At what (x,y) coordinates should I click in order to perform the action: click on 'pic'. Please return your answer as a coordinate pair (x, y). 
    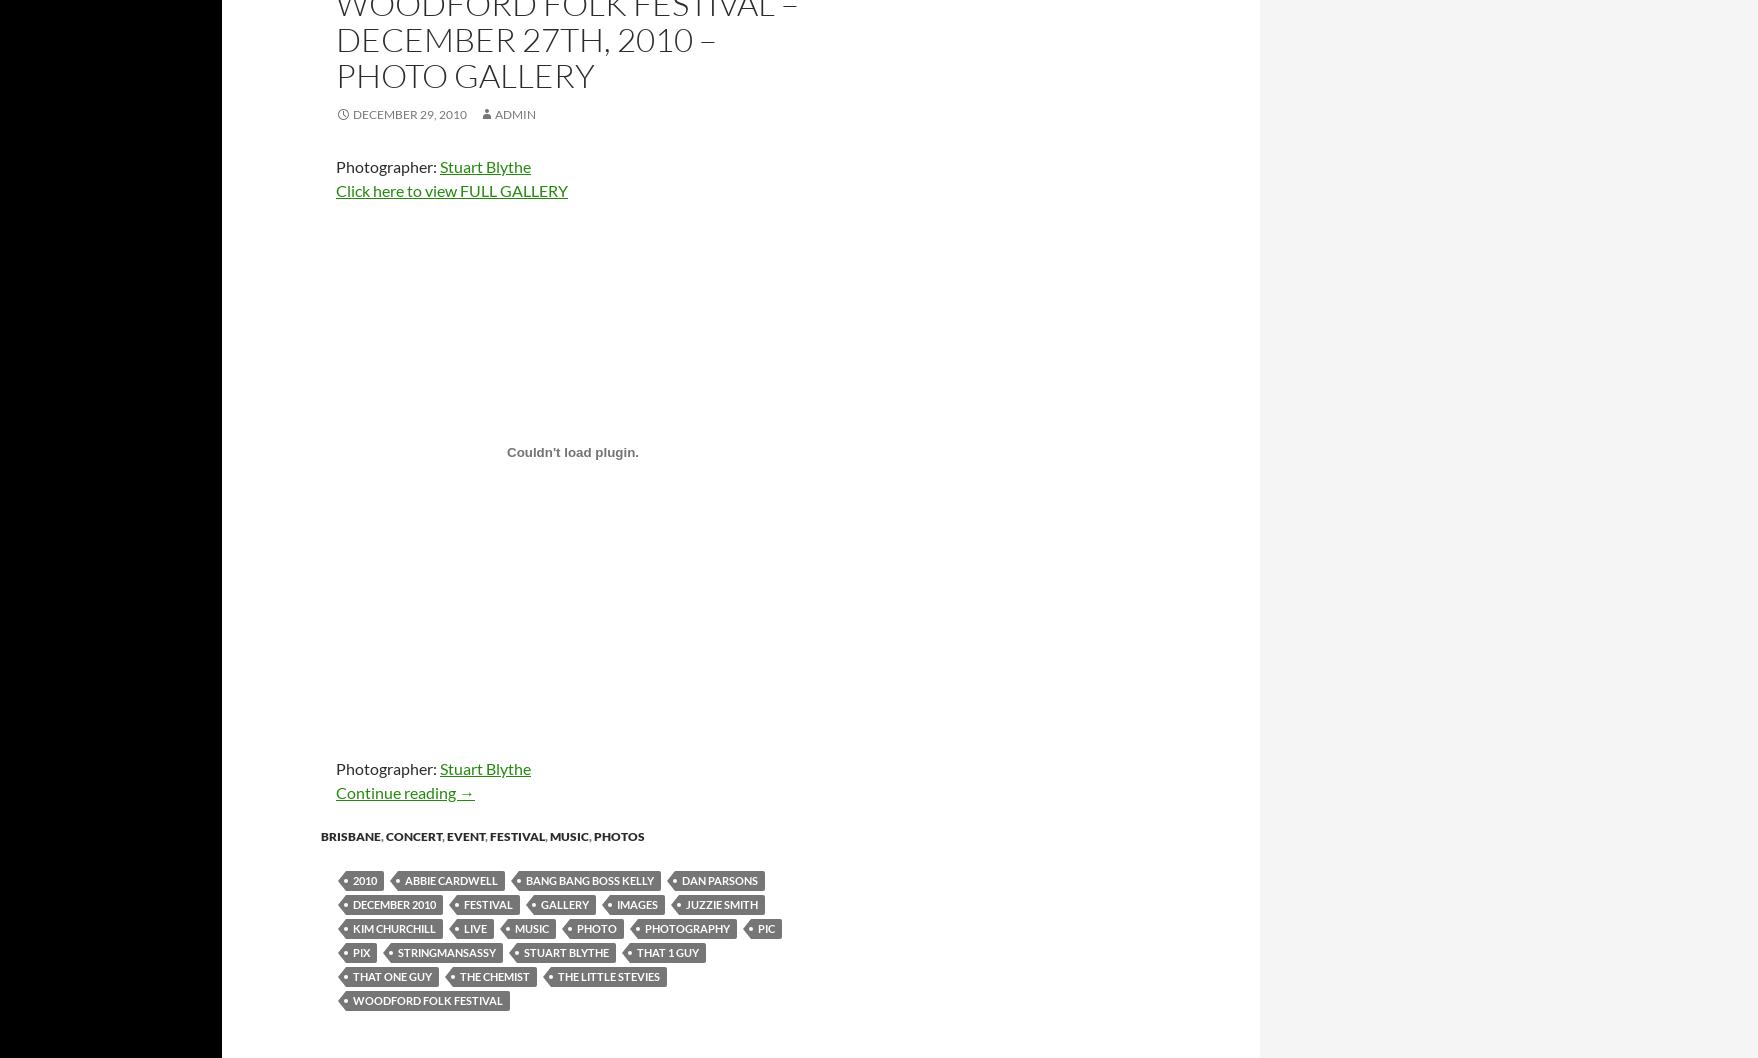
    Looking at the image, I should click on (765, 927).